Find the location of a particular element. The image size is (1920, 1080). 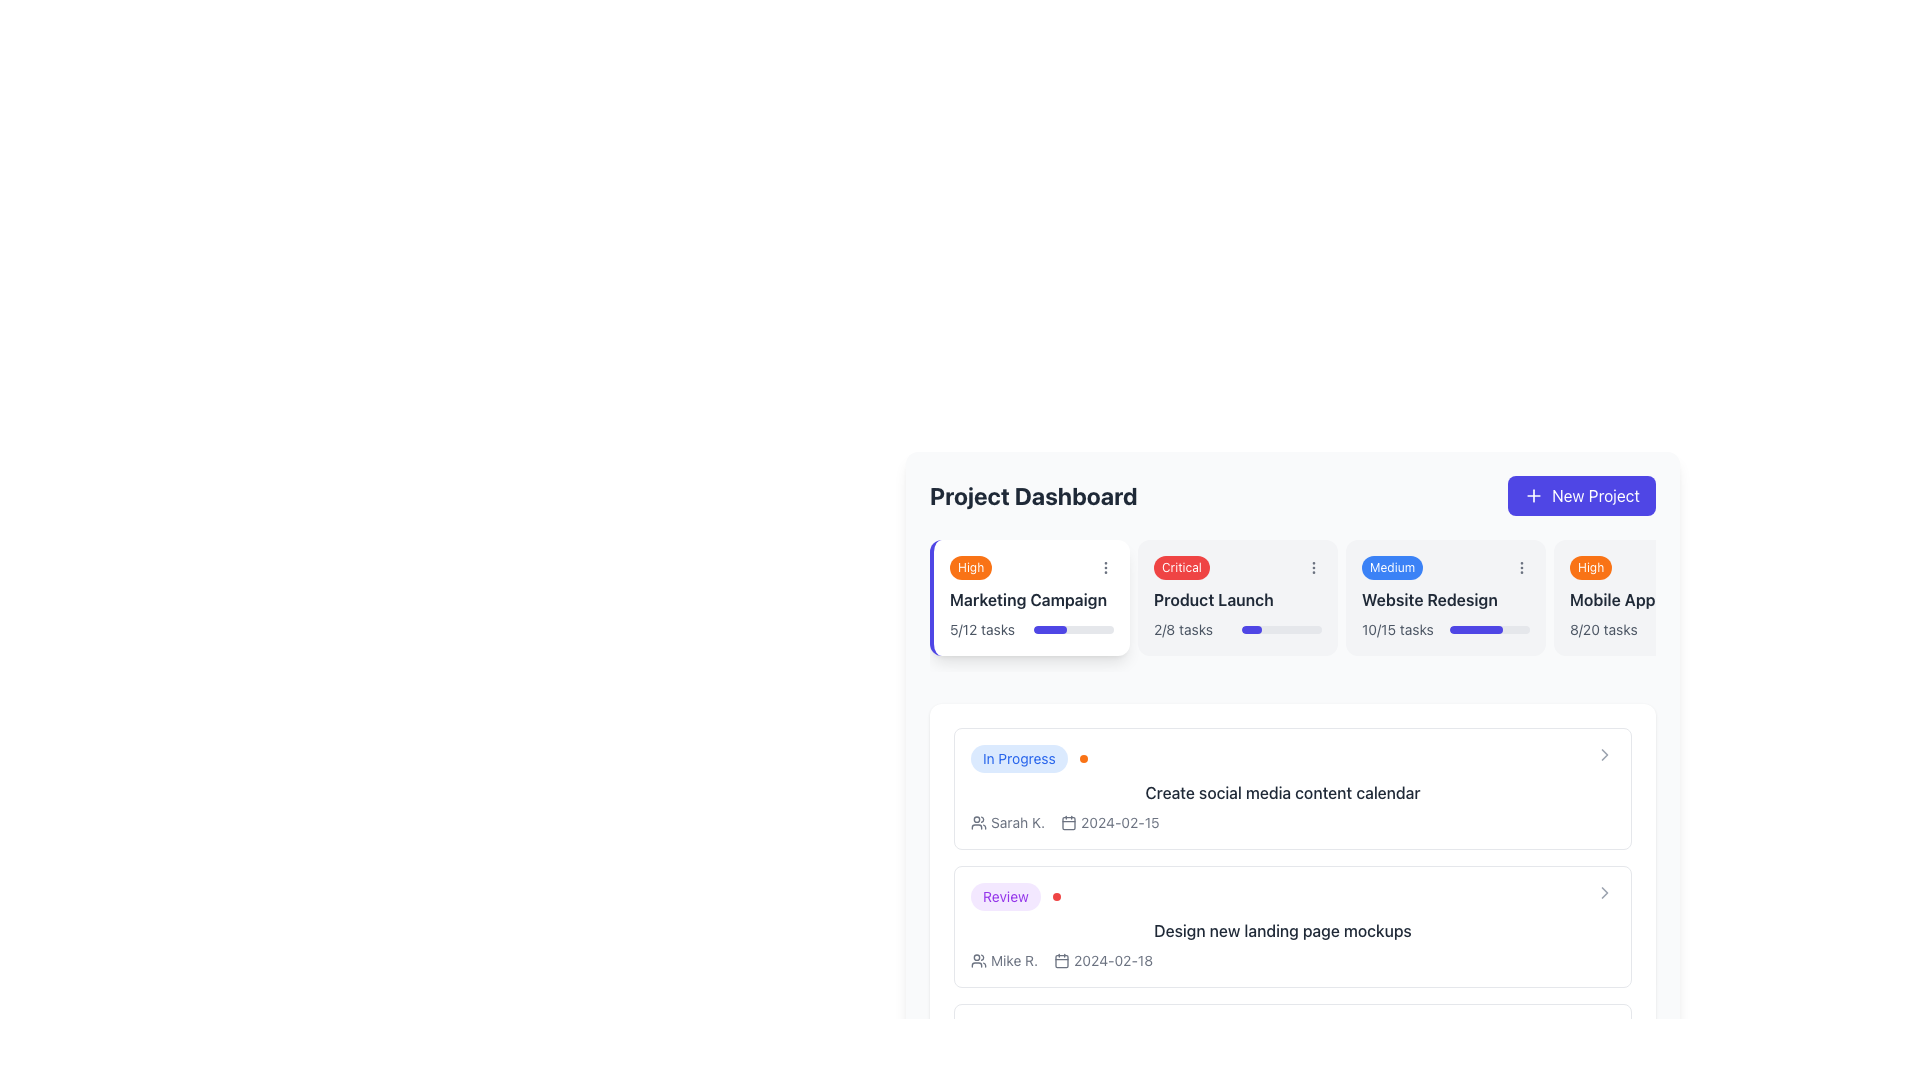

the state of the Progress bar segment indicating the completion level for the 'Website Redesign' task, which is visually represented within a wider horizontal bar on the 'Project Dashboard' is located at coordinates (1476, 628).